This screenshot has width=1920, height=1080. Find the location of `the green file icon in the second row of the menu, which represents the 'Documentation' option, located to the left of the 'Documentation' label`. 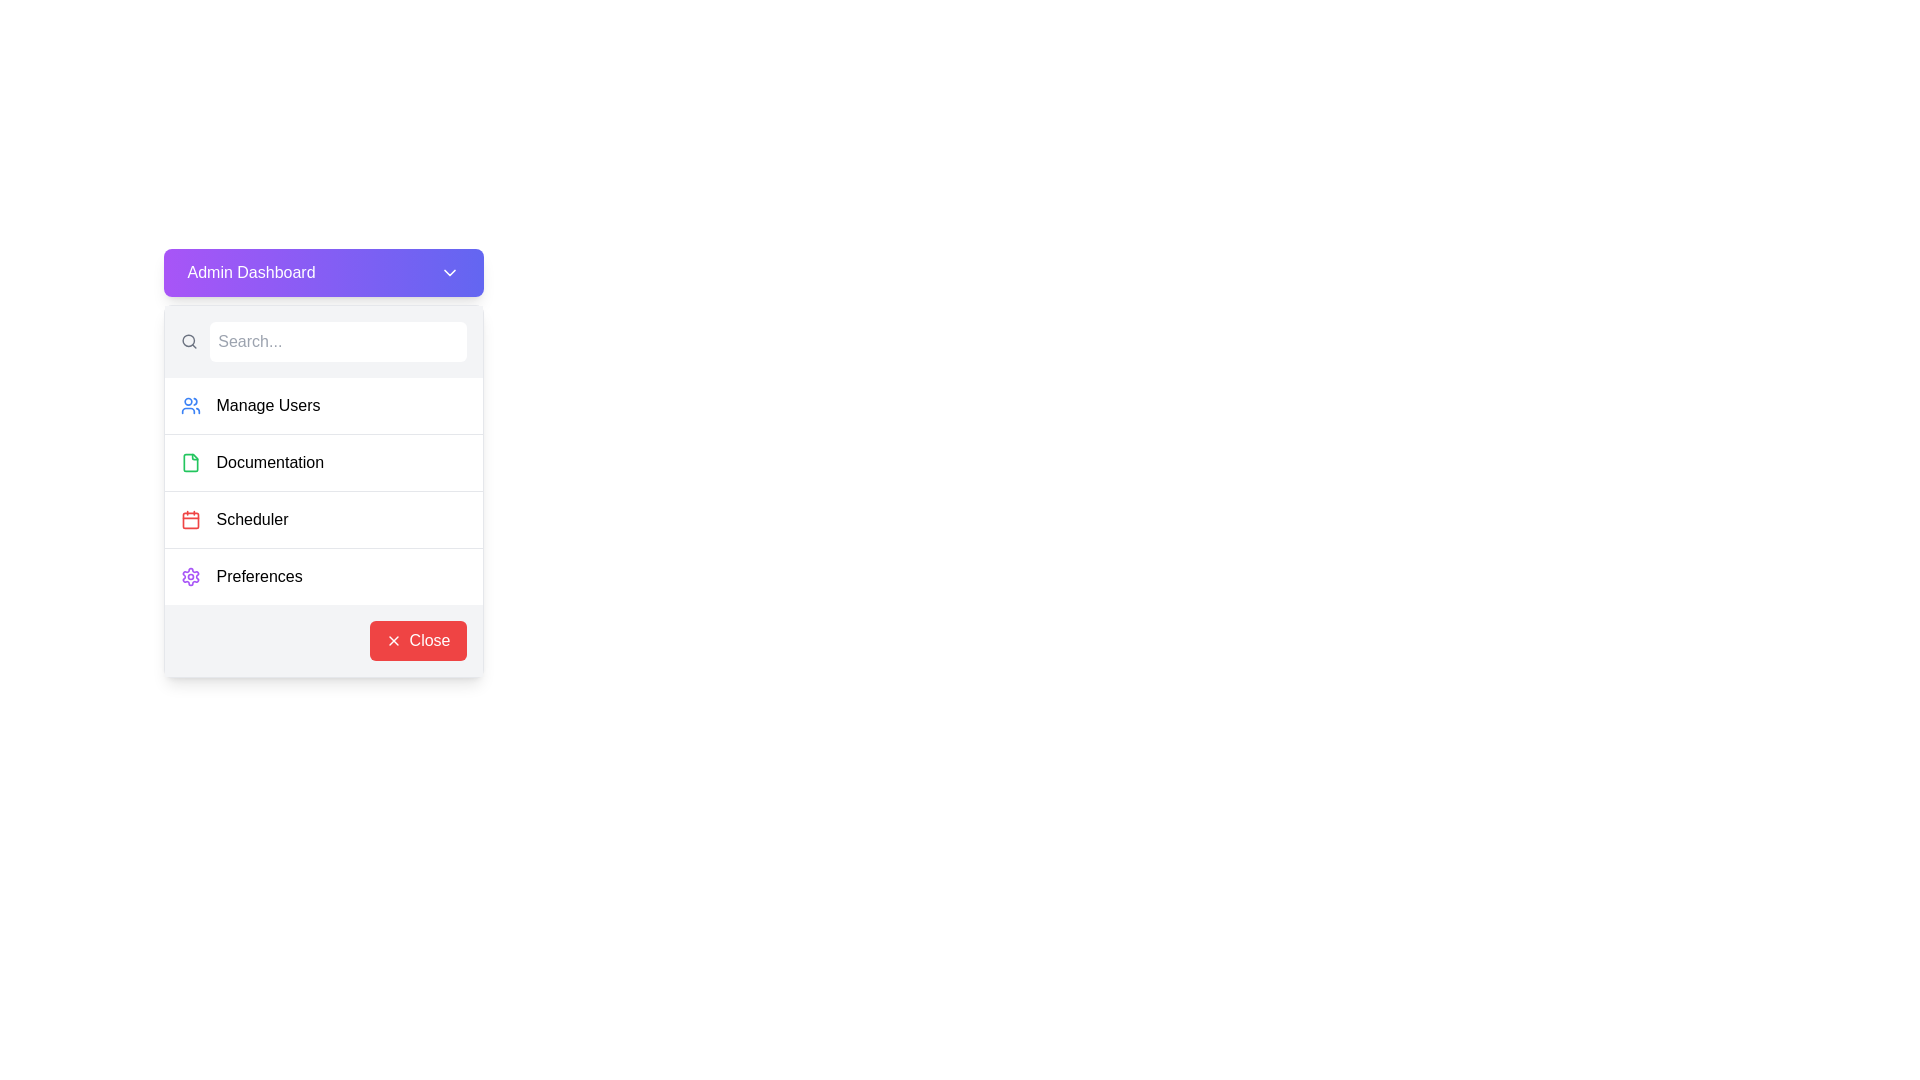

the green file icon in the second row of the menu, which represents the 'Documentation' option, located to the left of the 'Documentation' label is located at coordinates (190, 462).